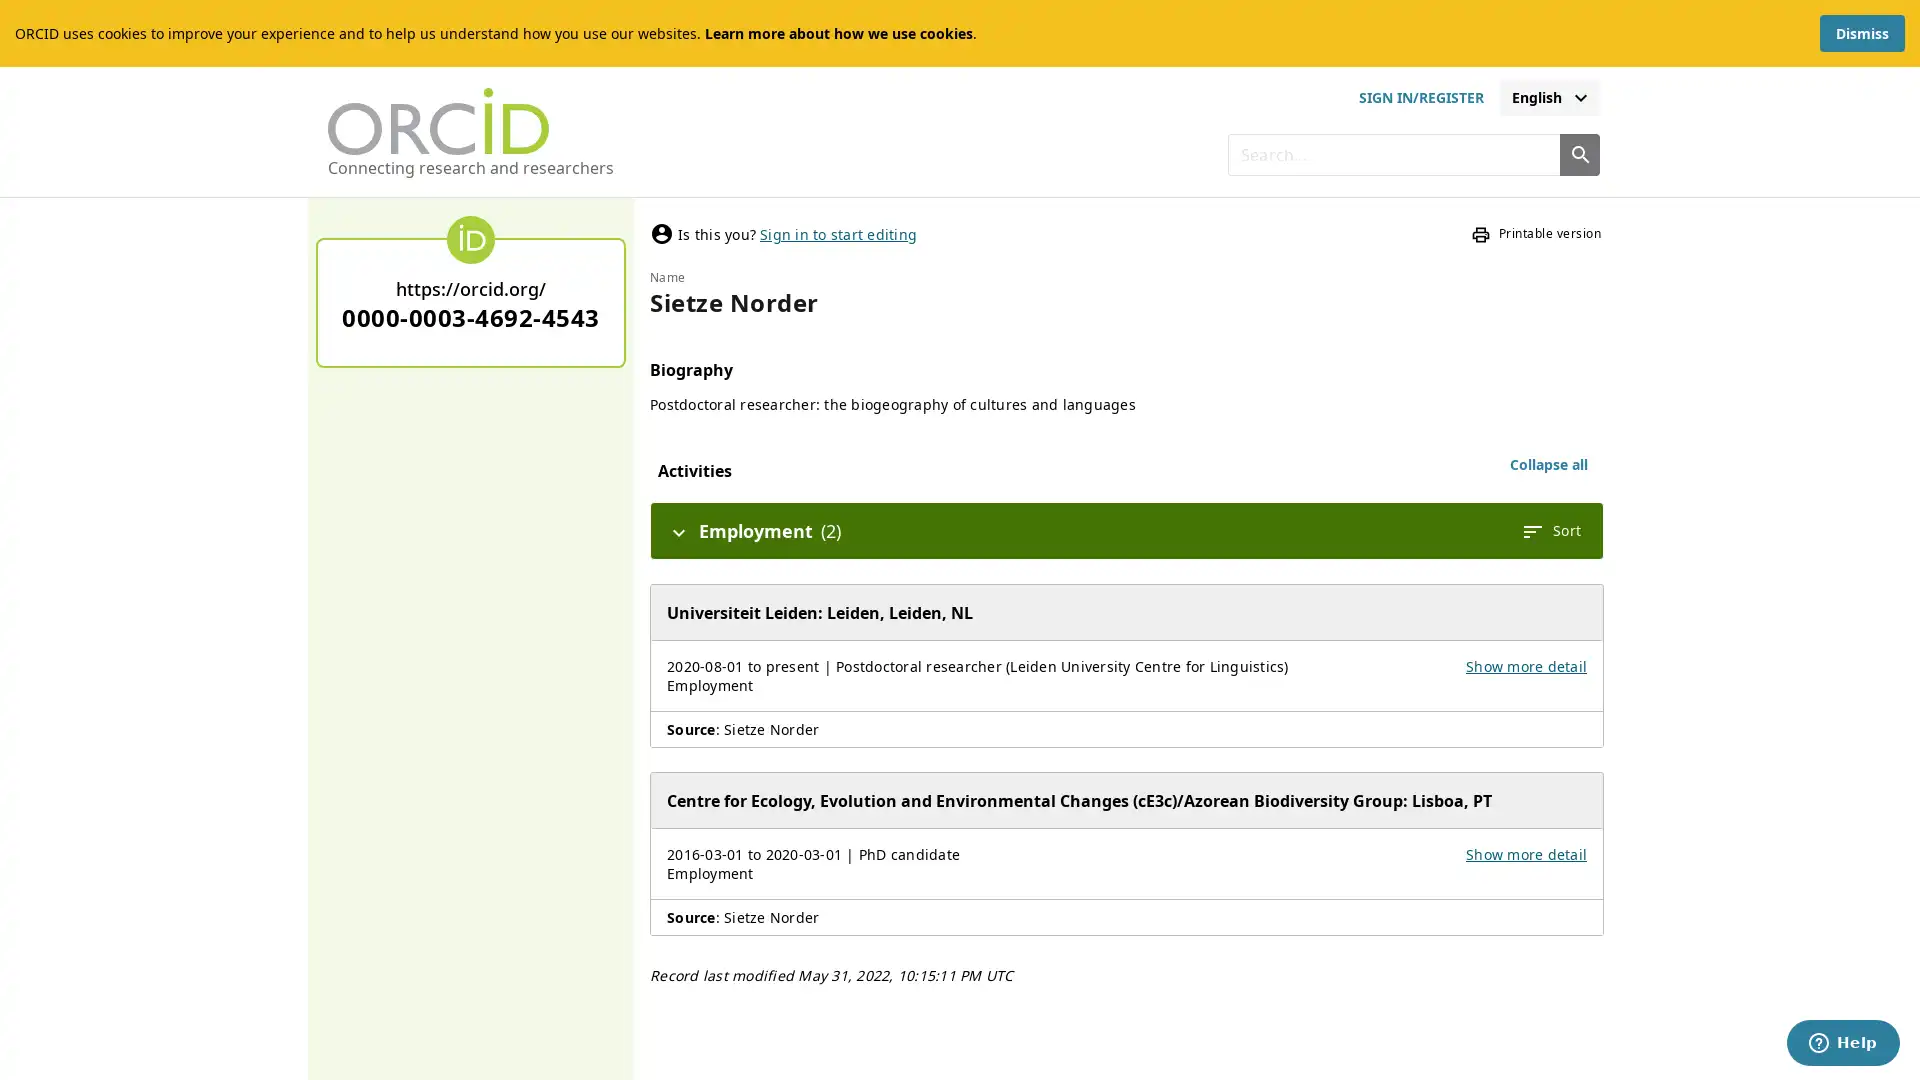  What do you see at coordinates (1535, 233) in the screenshot?
I see `Printable version` at bounding box center [1535, 233].